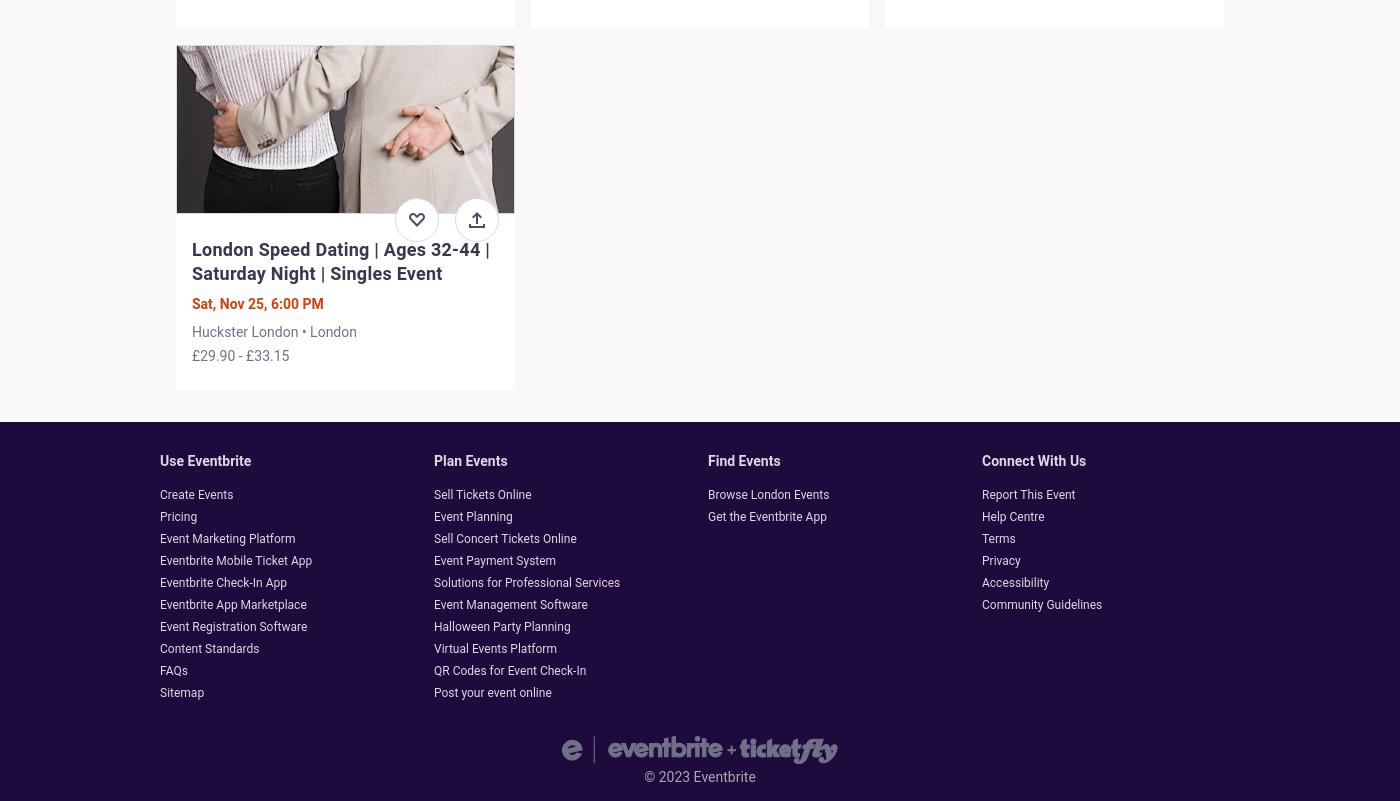 The width and height of the screenshot is (1400, 801). What do you see at coordinates (658, 775) in the screenshot?
I see `'2023'` at bounding box center [658, 775].